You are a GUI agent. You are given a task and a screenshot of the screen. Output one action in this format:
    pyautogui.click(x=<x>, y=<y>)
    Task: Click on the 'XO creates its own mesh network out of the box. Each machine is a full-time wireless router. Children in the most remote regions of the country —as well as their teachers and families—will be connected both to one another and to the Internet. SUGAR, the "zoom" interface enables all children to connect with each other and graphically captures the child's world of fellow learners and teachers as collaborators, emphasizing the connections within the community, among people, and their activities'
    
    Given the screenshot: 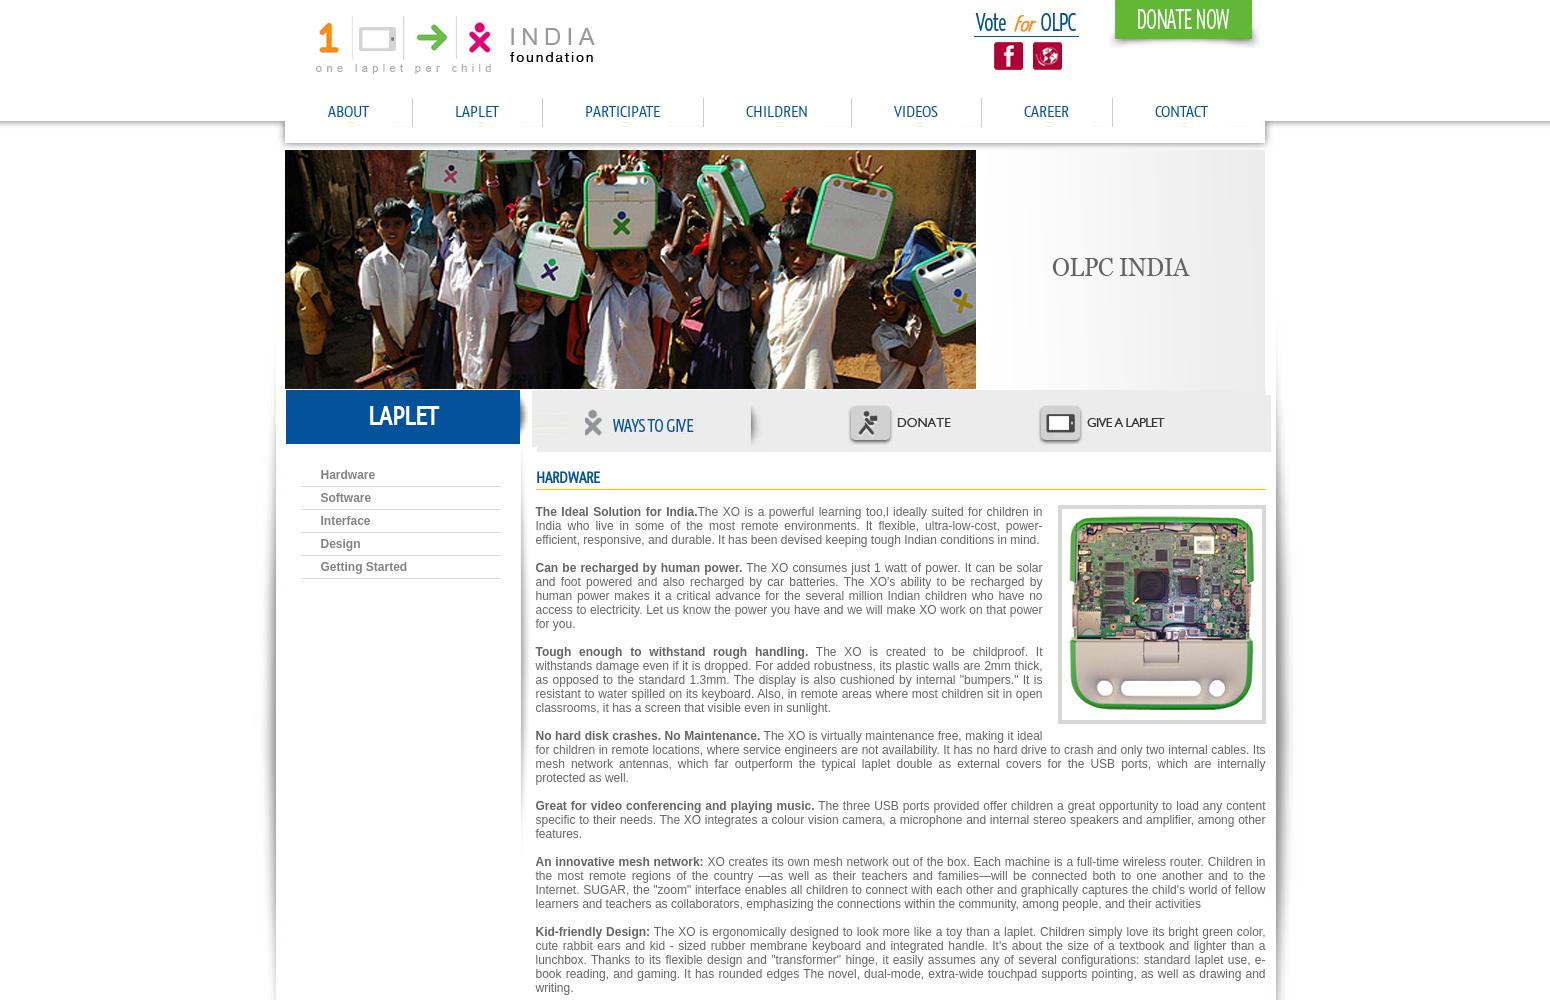 What is the action you would take?
    pyautogui.click(x=899, y=883)
    